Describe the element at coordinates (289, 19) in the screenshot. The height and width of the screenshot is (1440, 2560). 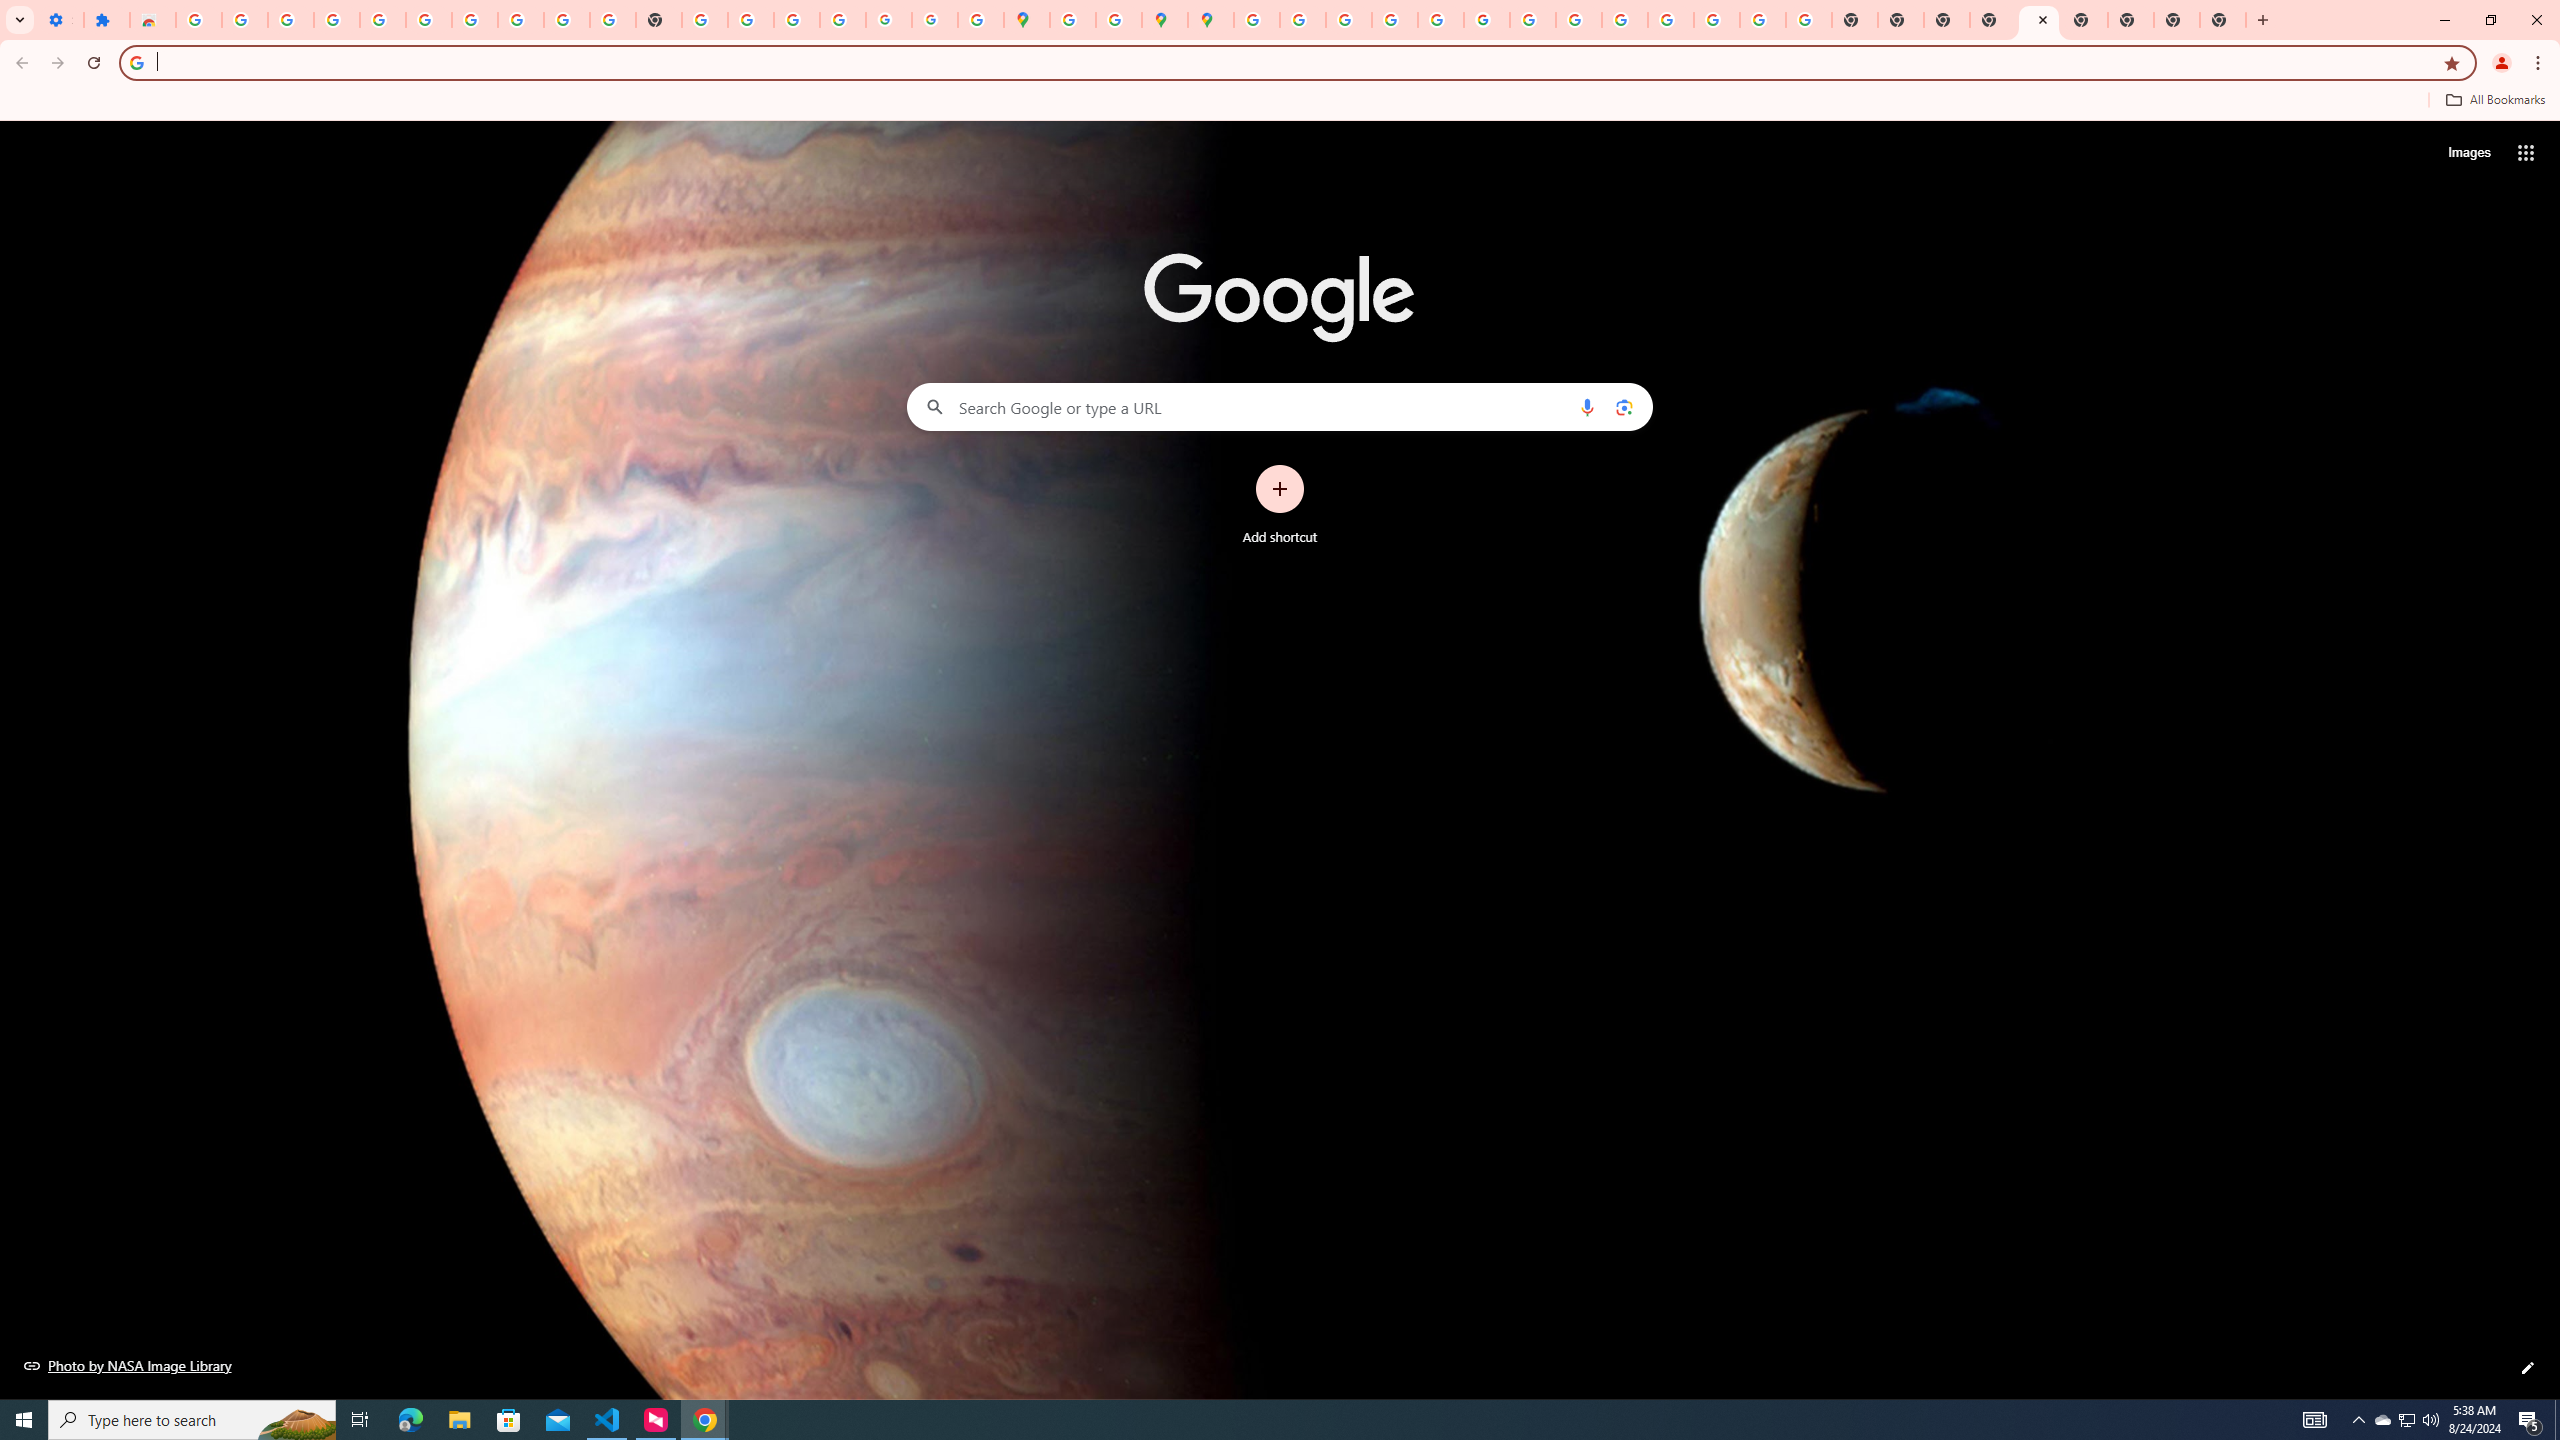
I see `'Delete photos & videos - Computer - Google Photos Help'` at that location.